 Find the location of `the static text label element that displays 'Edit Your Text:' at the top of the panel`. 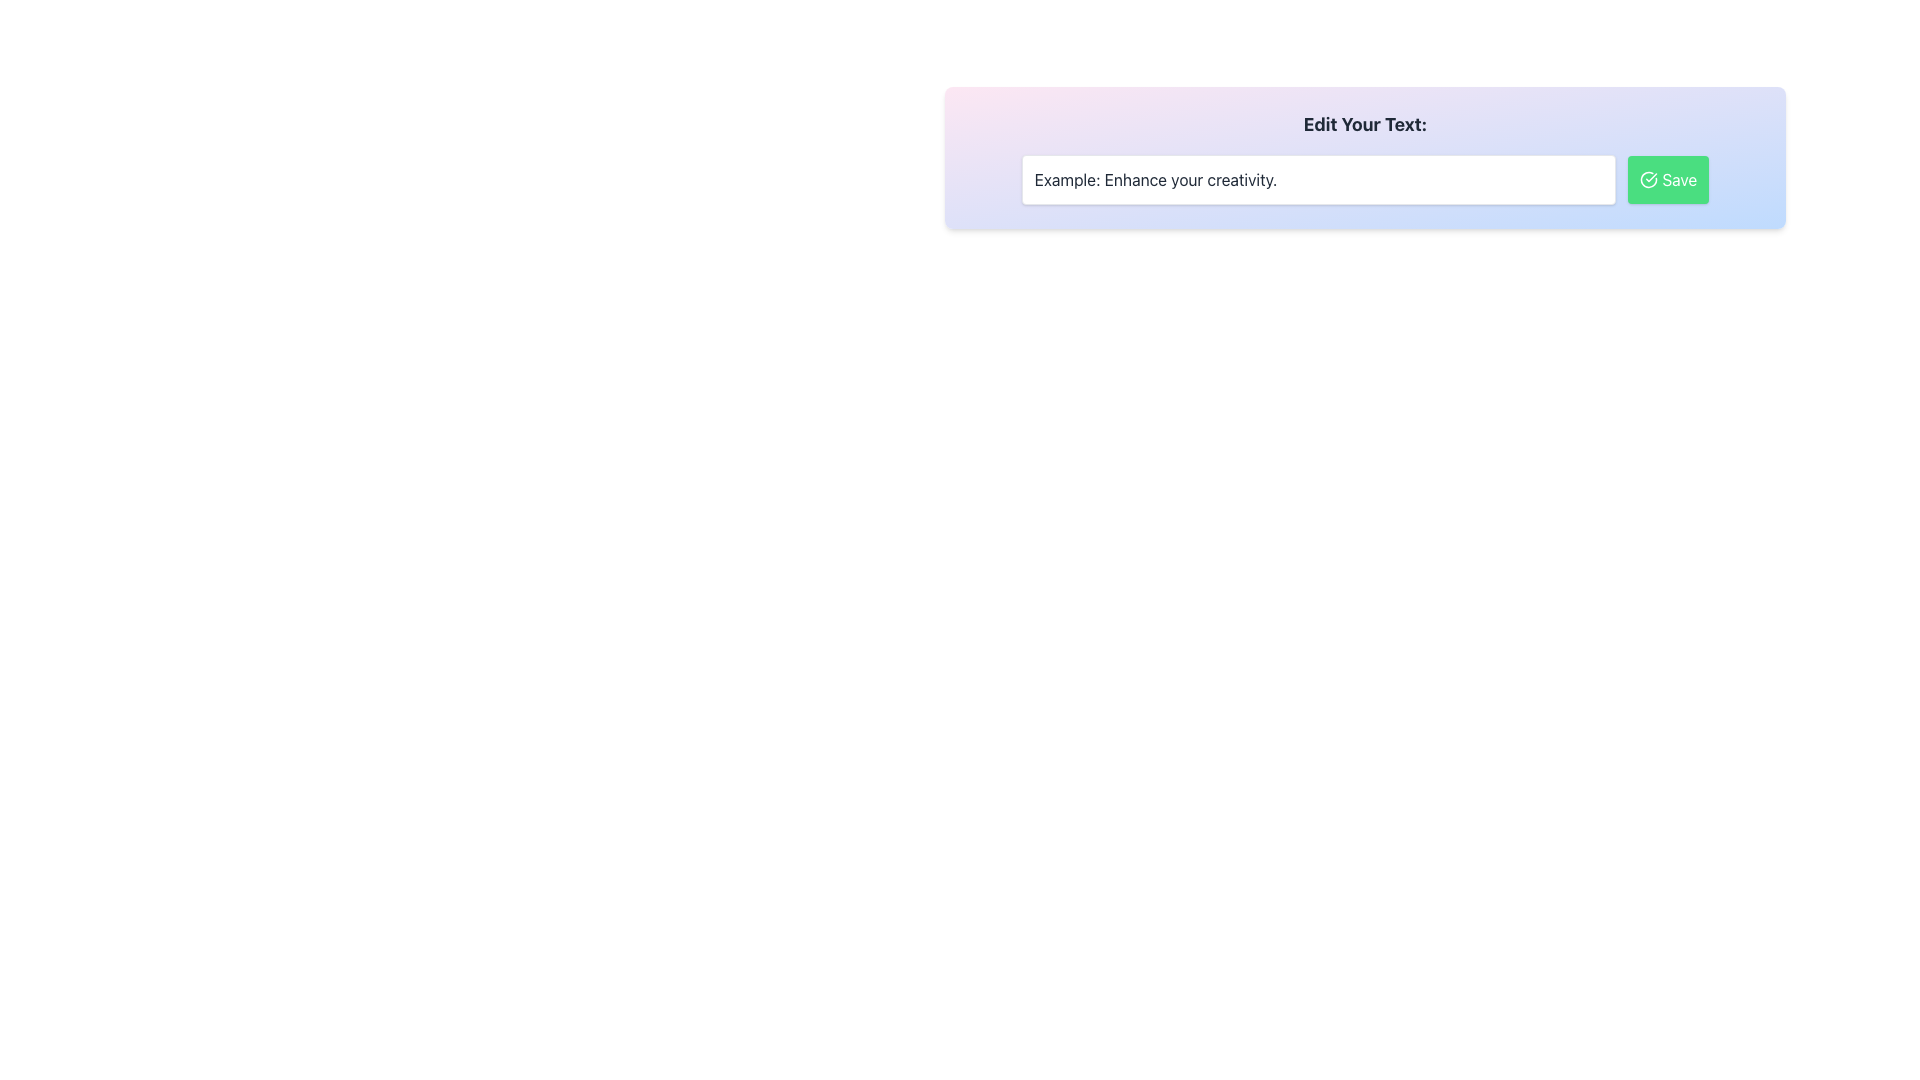

the static text label element that displays 'Edit Your Text:' at the top of the panel is located at coordinates (1364, 124).